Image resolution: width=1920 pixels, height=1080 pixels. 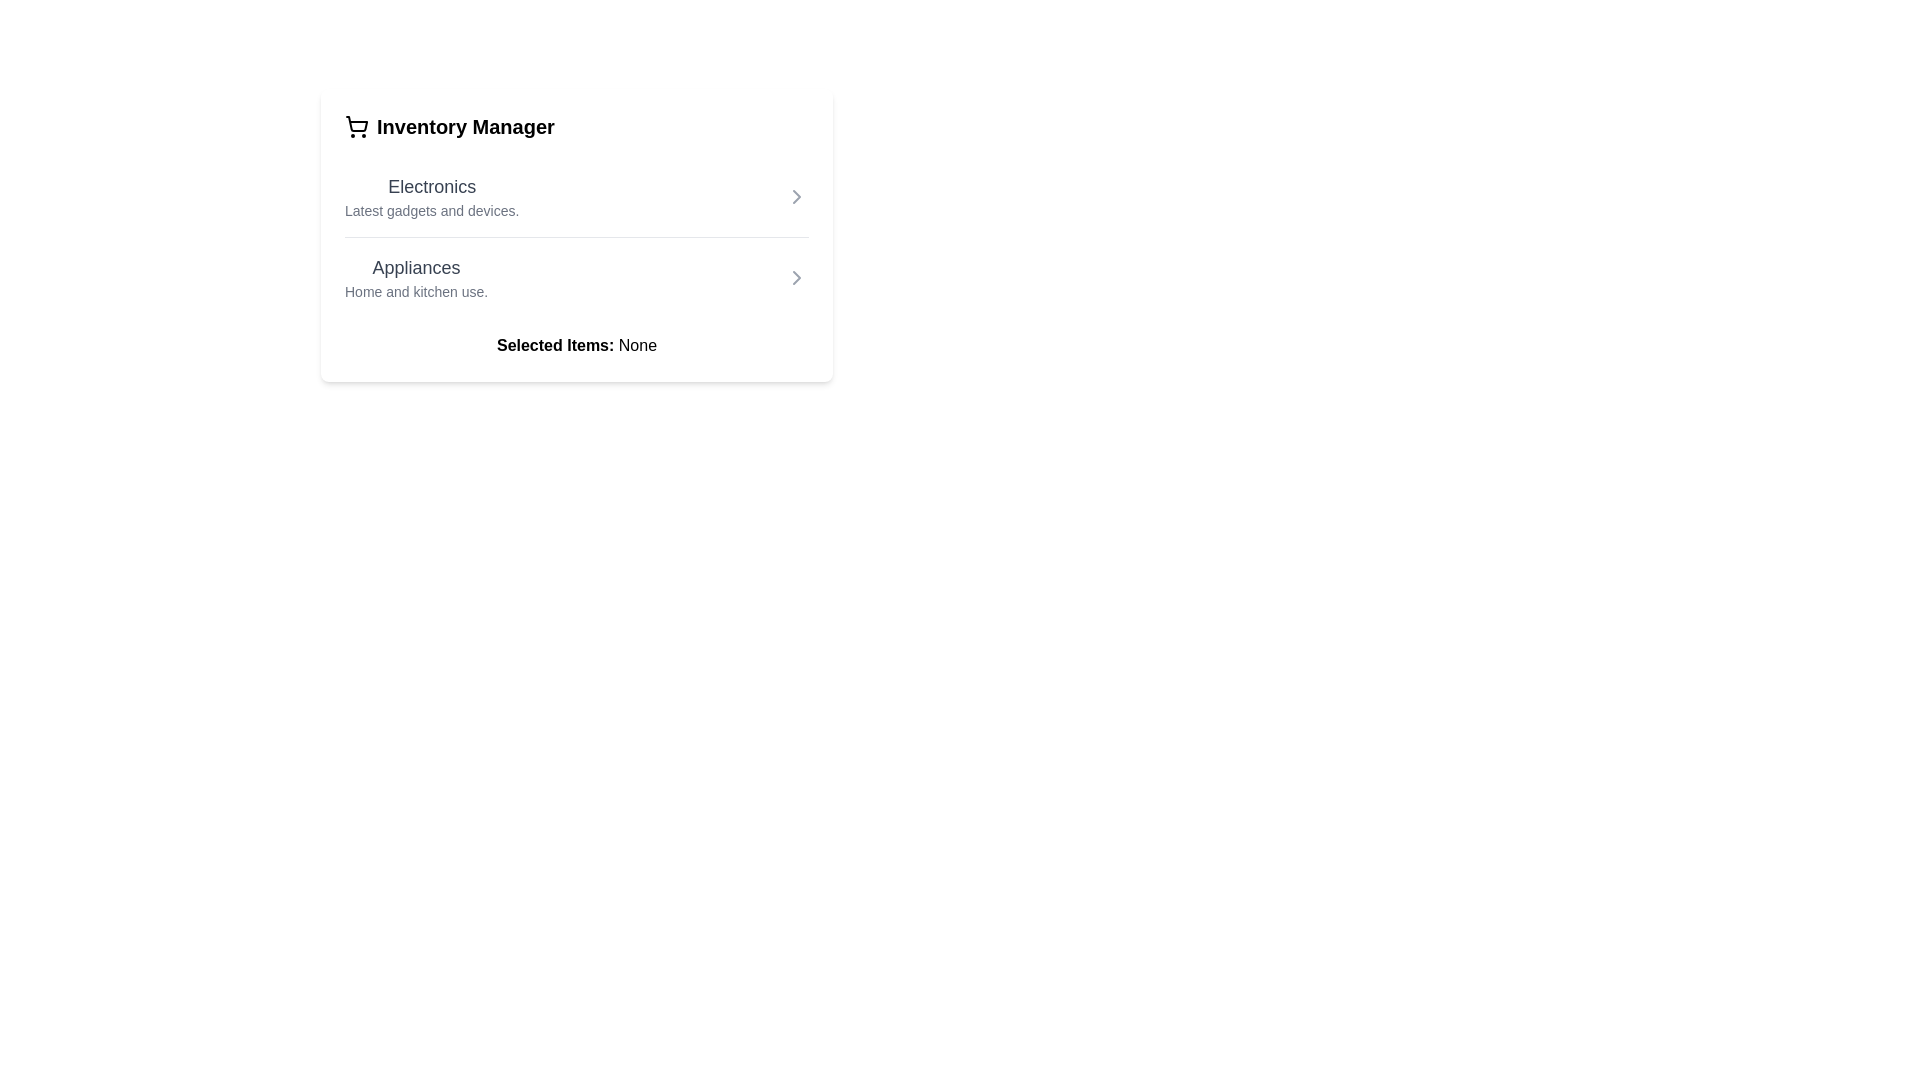 What do you see at coordinates (575, 277) in the screenshot?
I see `the 'Appliances' category selector in the Inventory Manager list, which is located below the 'Electronics' item` at bounding box center [575, 277].